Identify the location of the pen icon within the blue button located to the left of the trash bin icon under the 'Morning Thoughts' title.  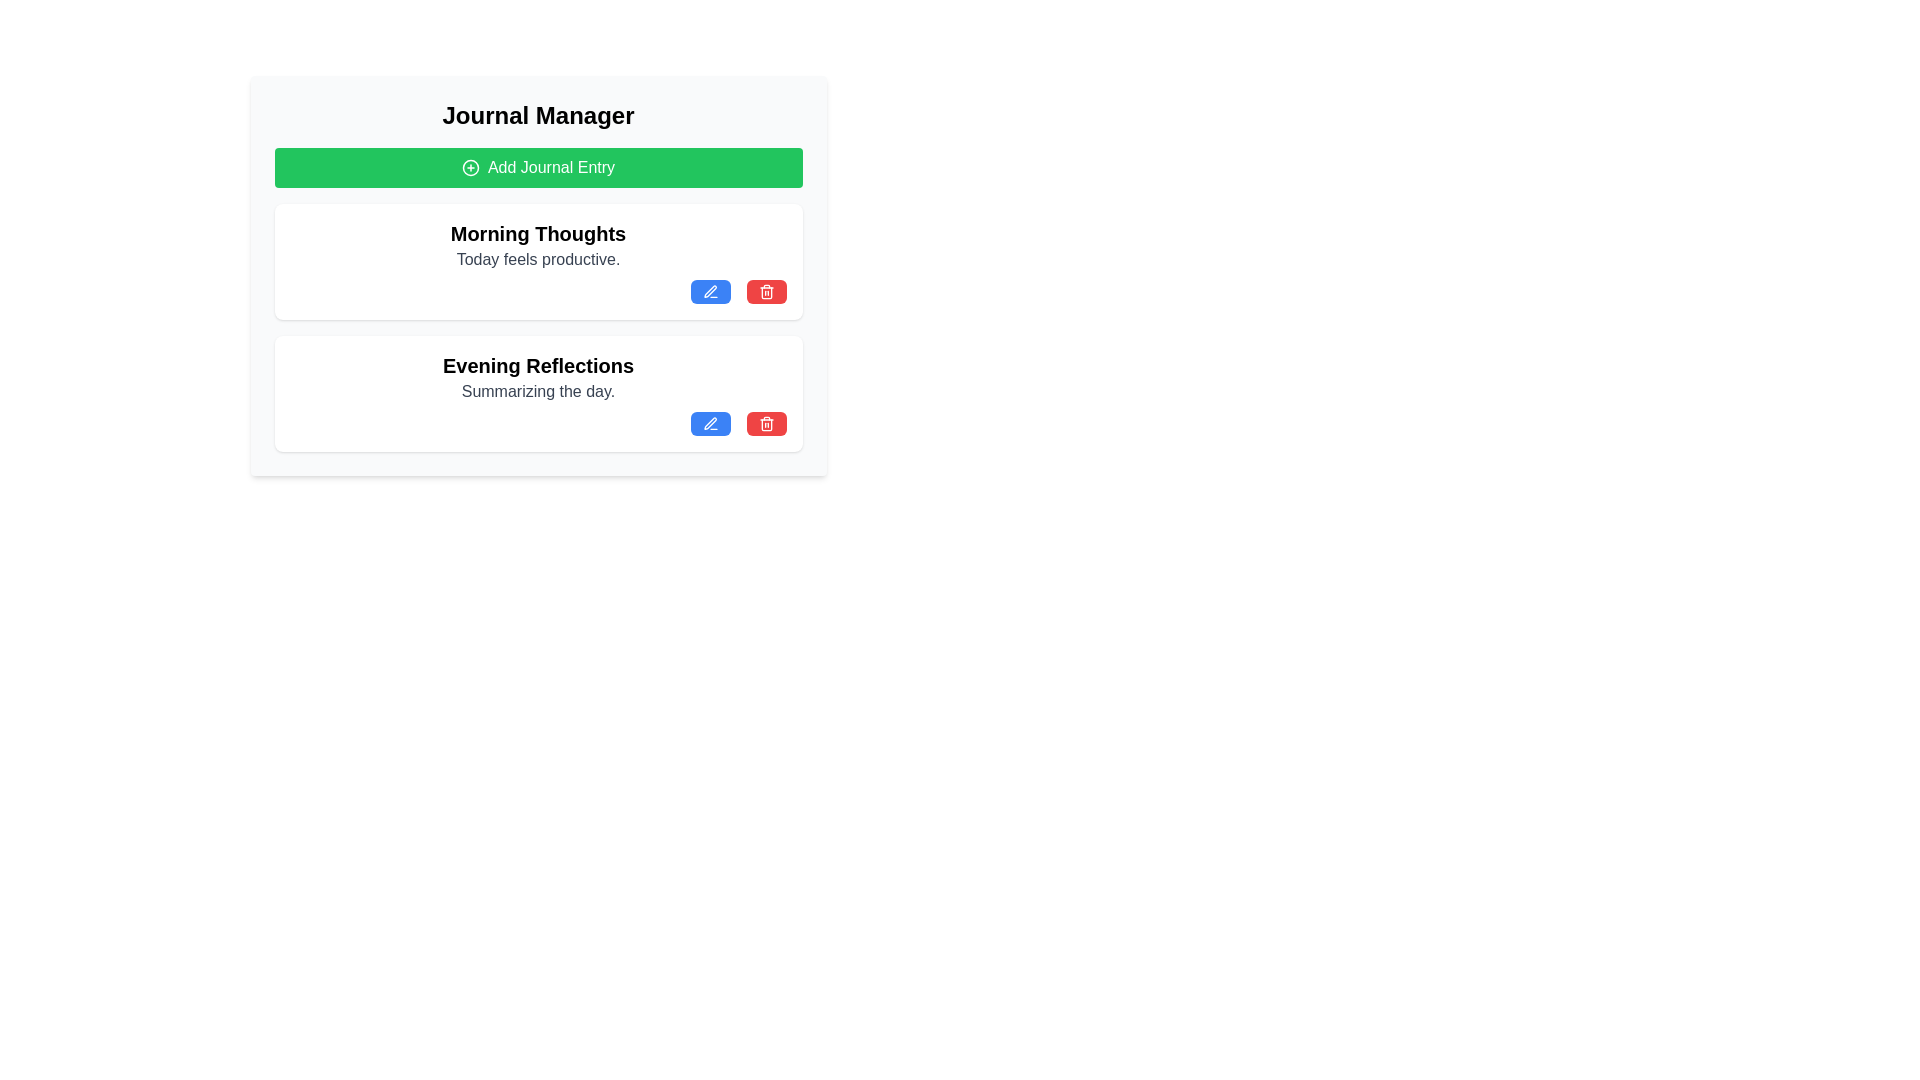
(710, 291).